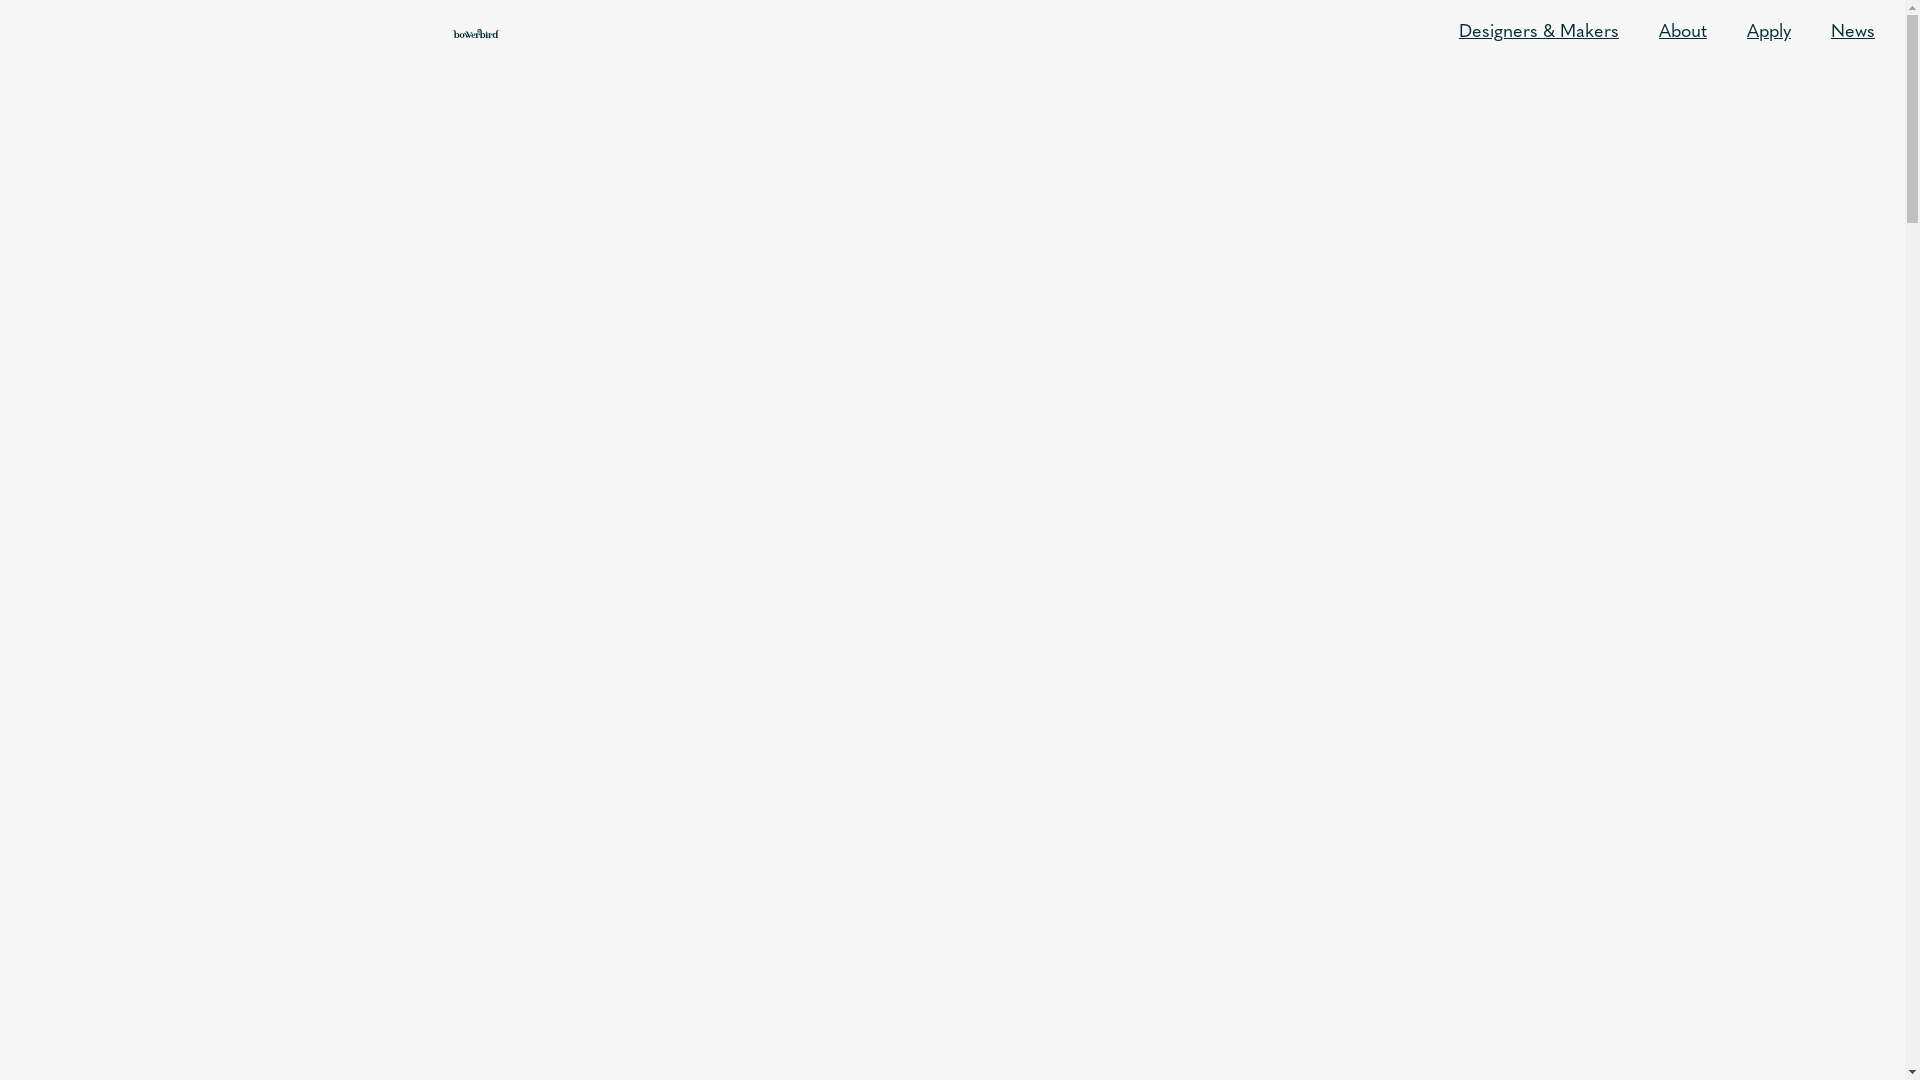 The height and width of the screenshot is (1080, 1920). What do you see at coordinates (1769, 33) in the screenshot?
I see `'Apply'` at bounding box center [1769, 33].